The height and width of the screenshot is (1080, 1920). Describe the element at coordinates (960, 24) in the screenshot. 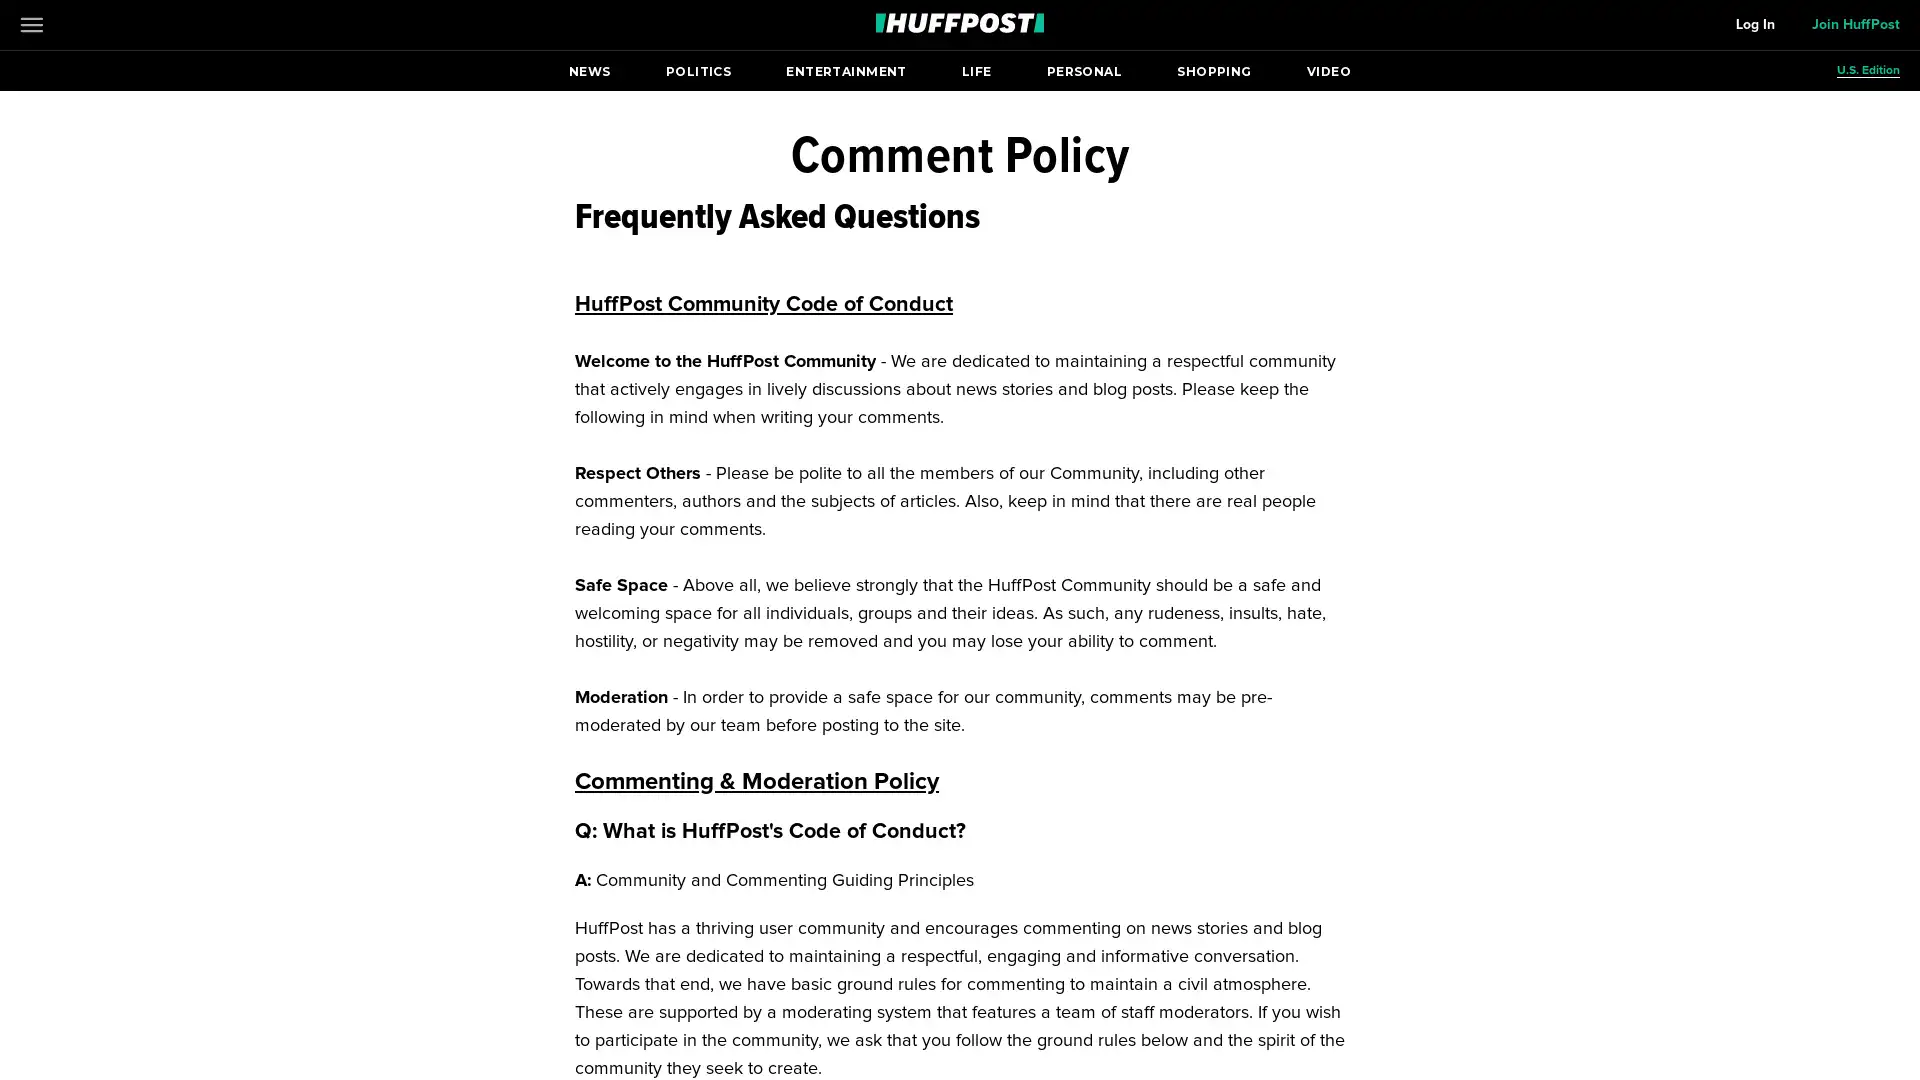

I see `Go to HuffPost News` at that location.